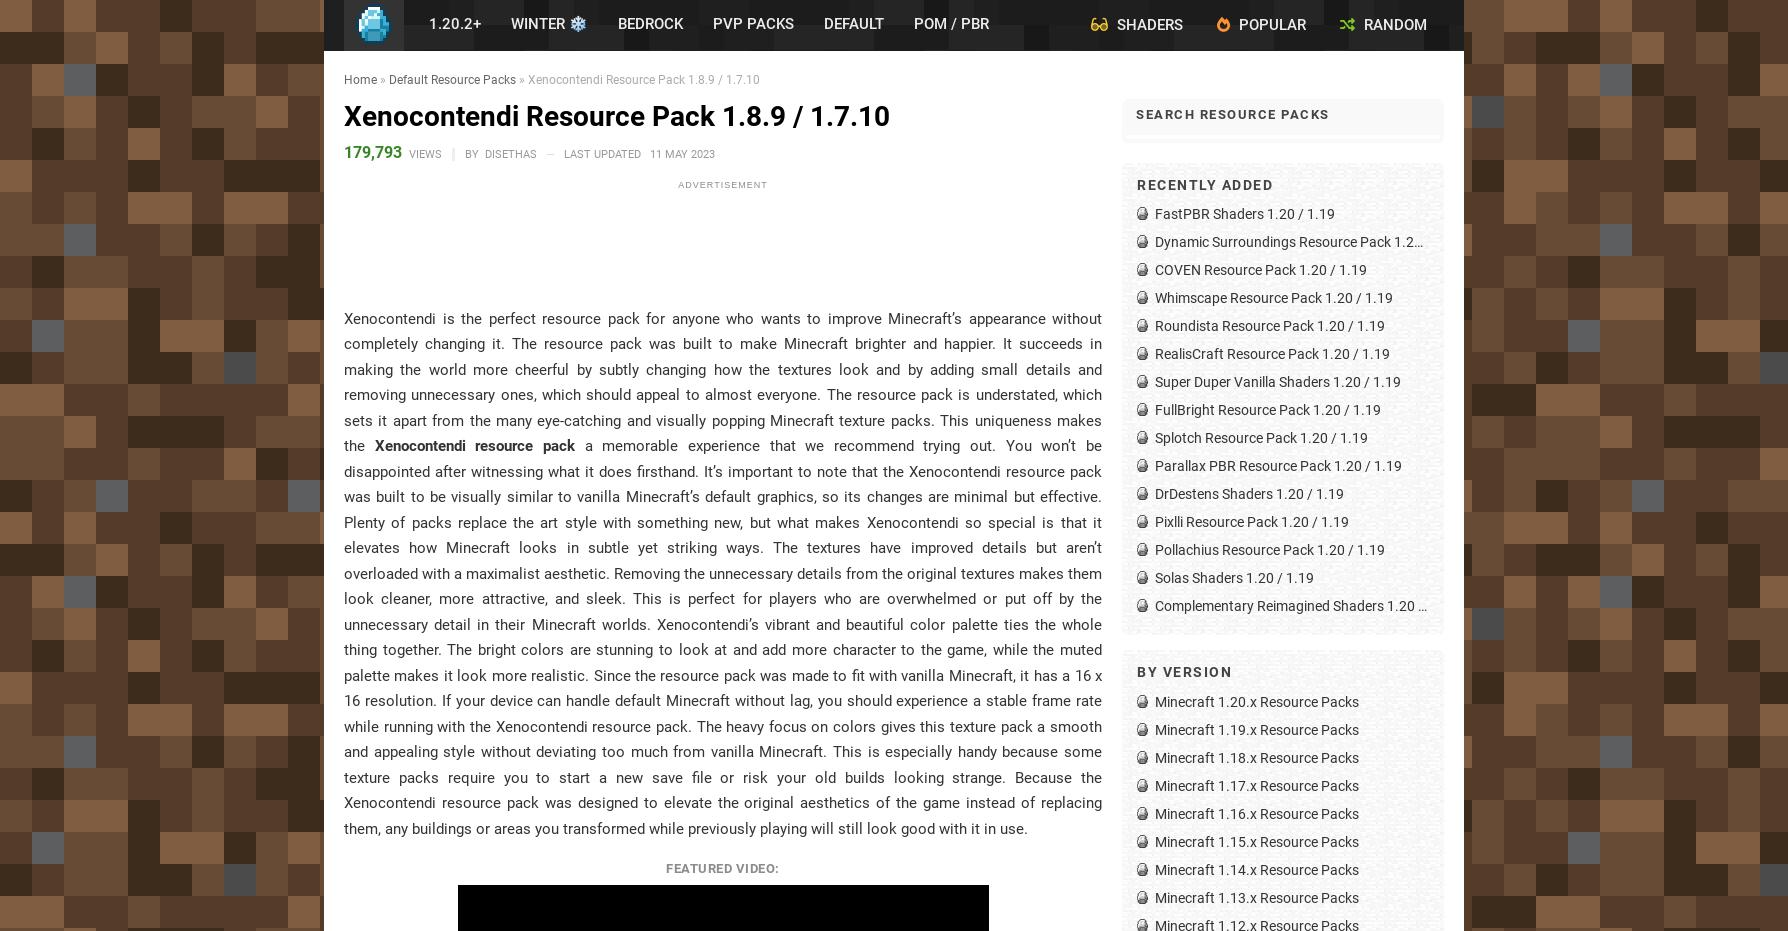 Image resolution: width=1788 pixels, height=931 pixels. I want to click on 'FullBright Resource Pack 1.20 / 1.19', so click(1267, 409).